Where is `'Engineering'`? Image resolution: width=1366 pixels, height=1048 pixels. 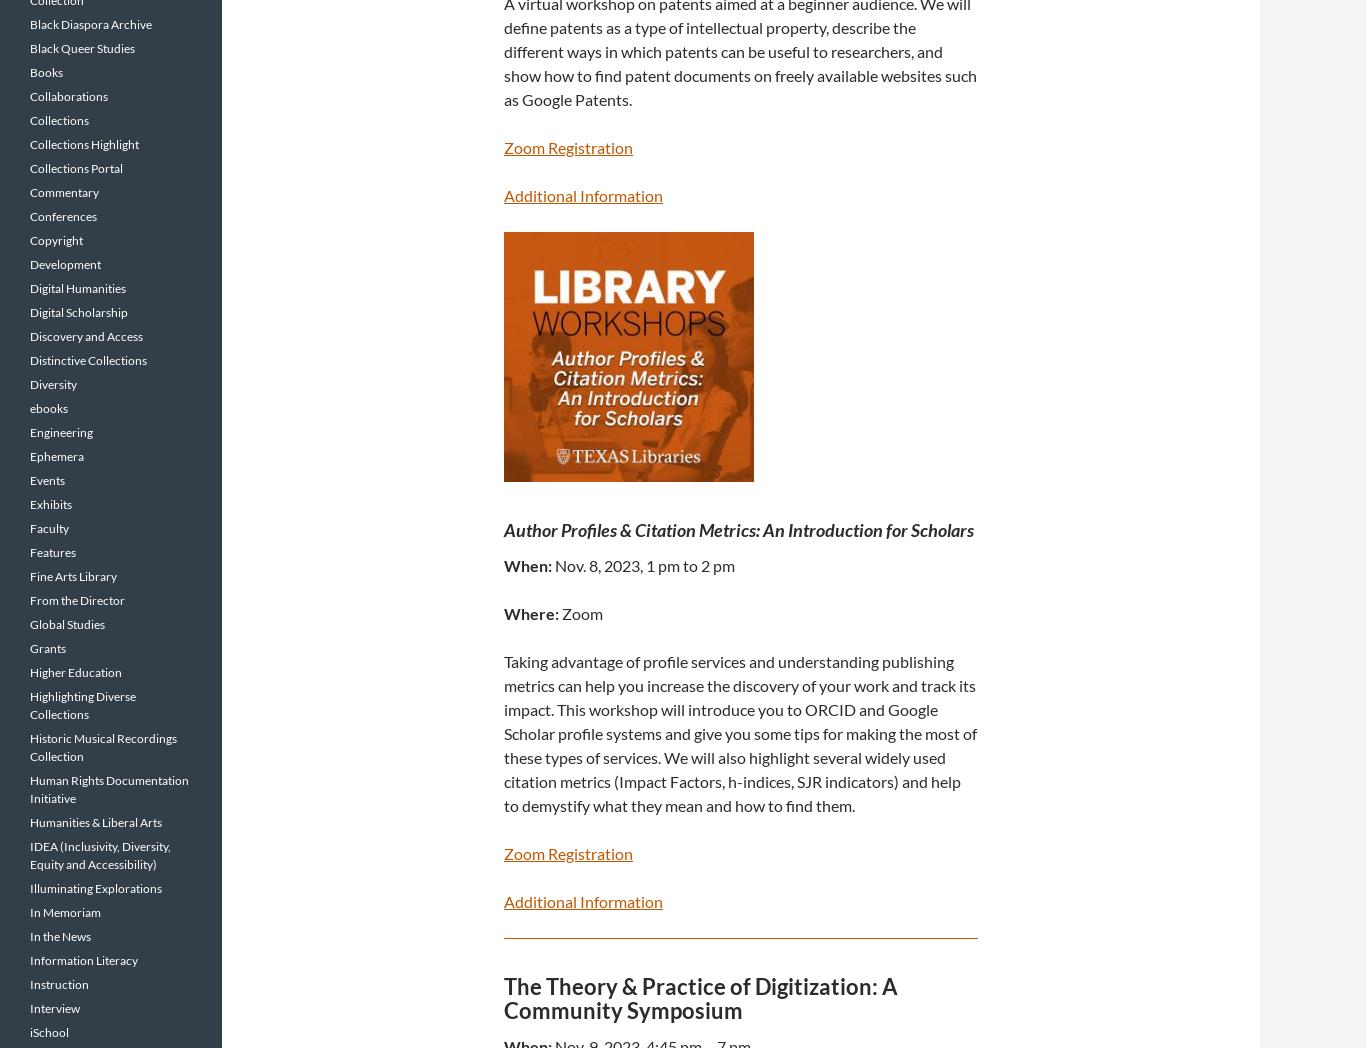
'Engineering' is located at coordinates (61, 432).